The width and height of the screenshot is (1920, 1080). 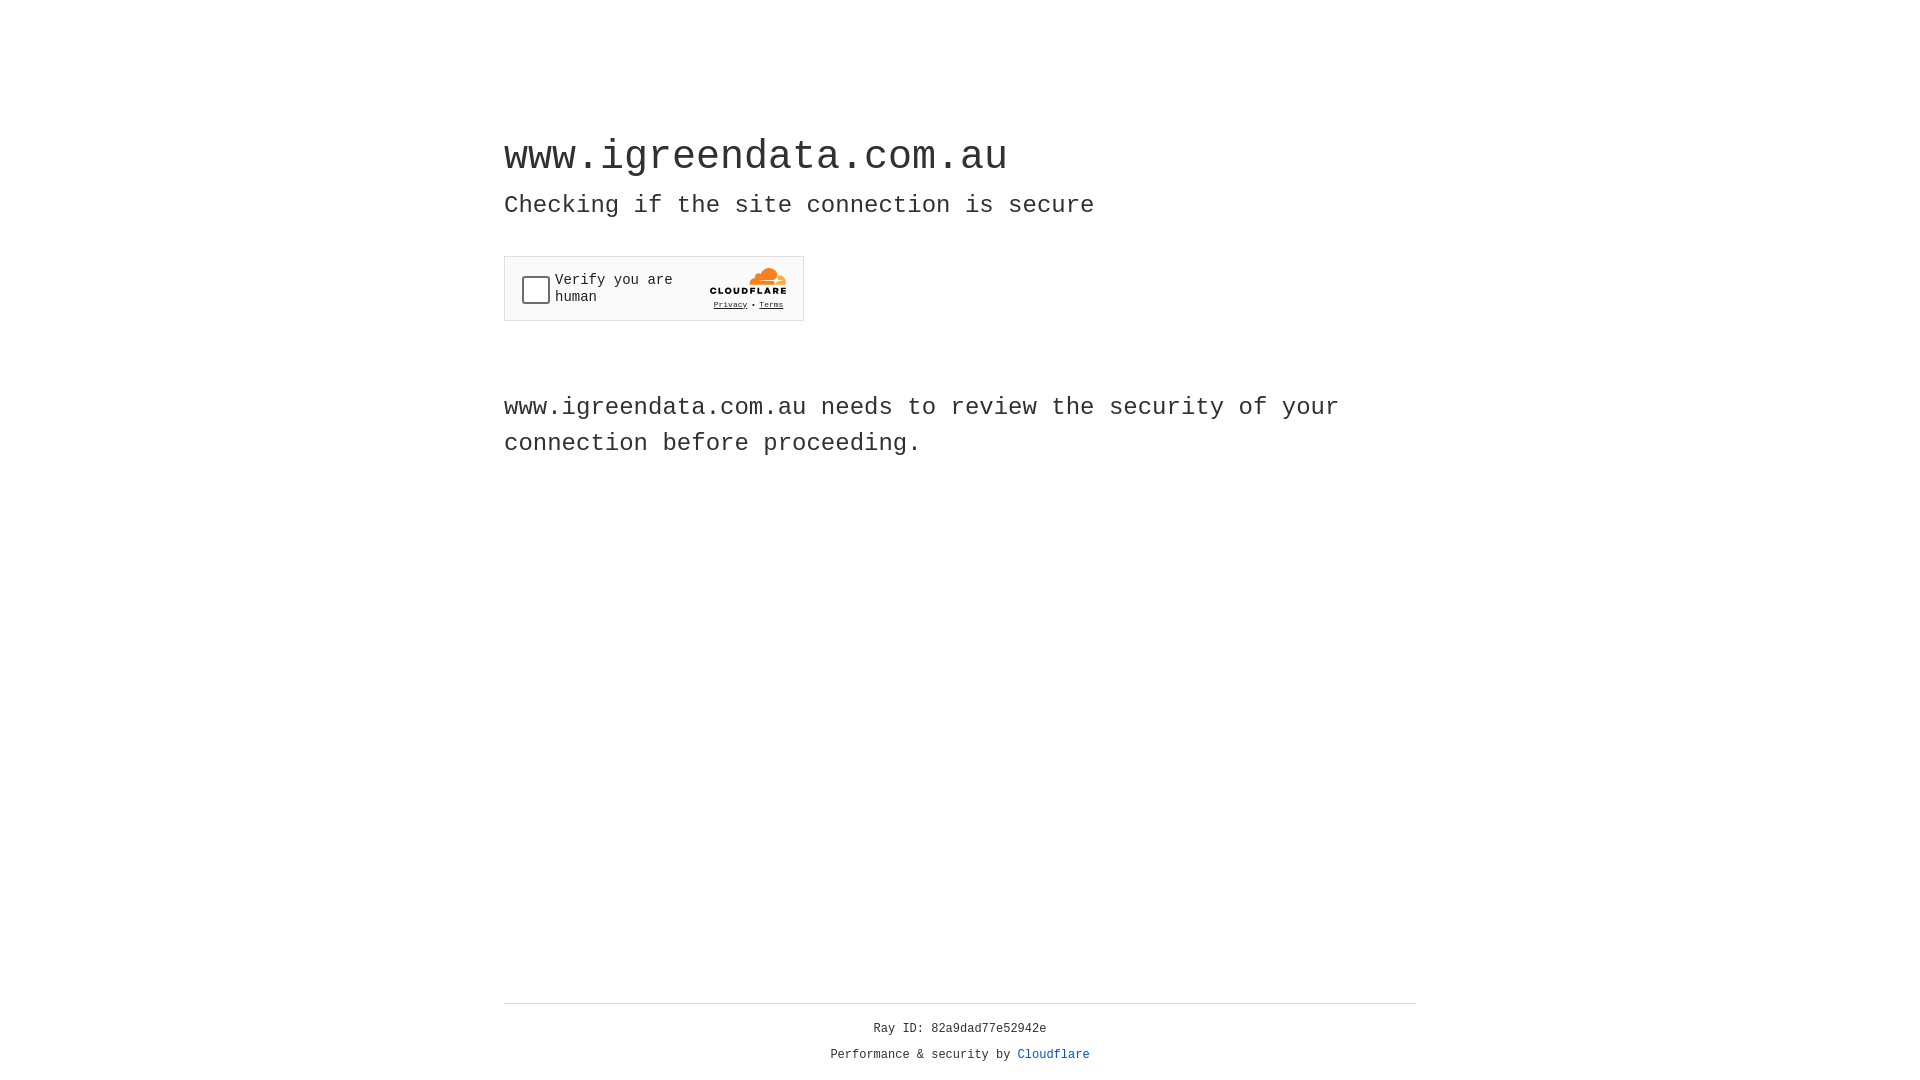 What do you see at coordinates (1053, 1054) in the screenshot?
I see `'Cloudflare'` at bounding box center [1053, 1054].